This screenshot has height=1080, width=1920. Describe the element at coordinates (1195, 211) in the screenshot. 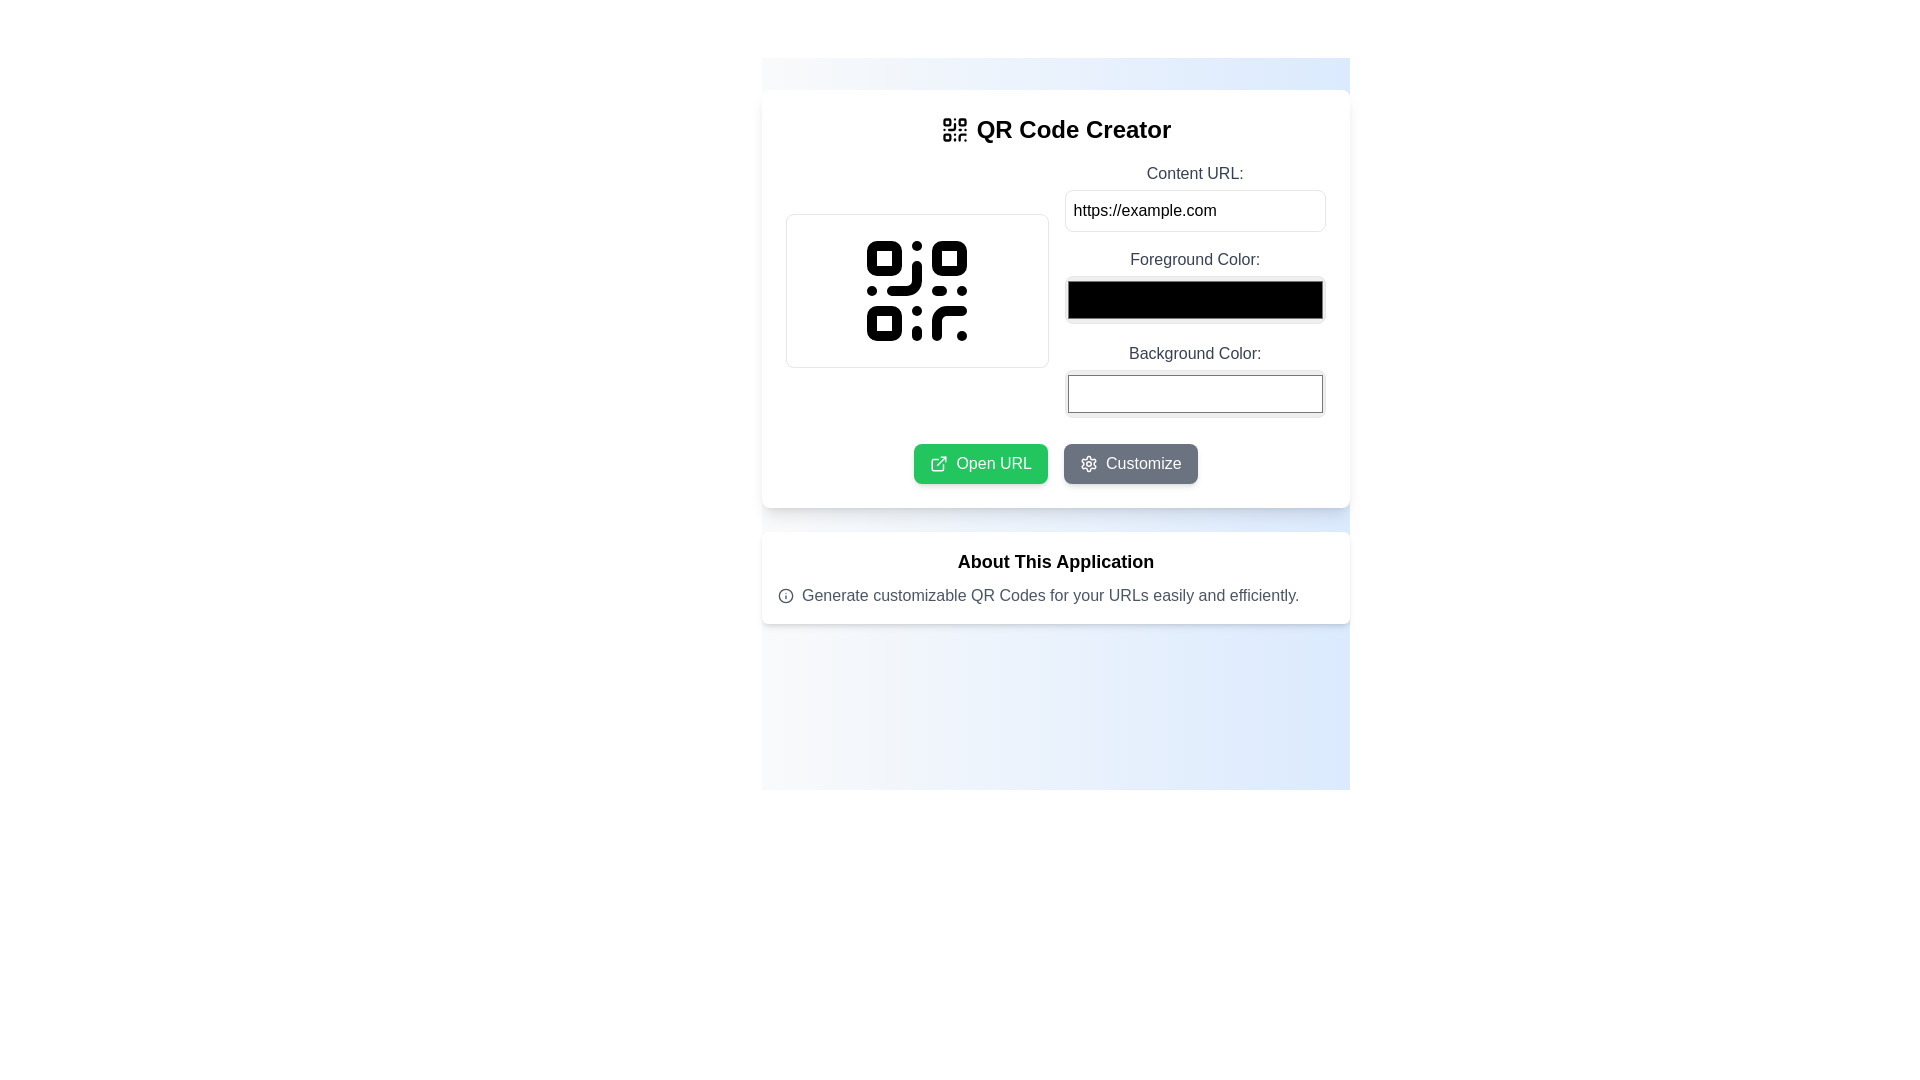

I see `the white rectangular text input field that contains the placeholder text 'https://' and is pre-filled with 'https://example.com'` at that location.